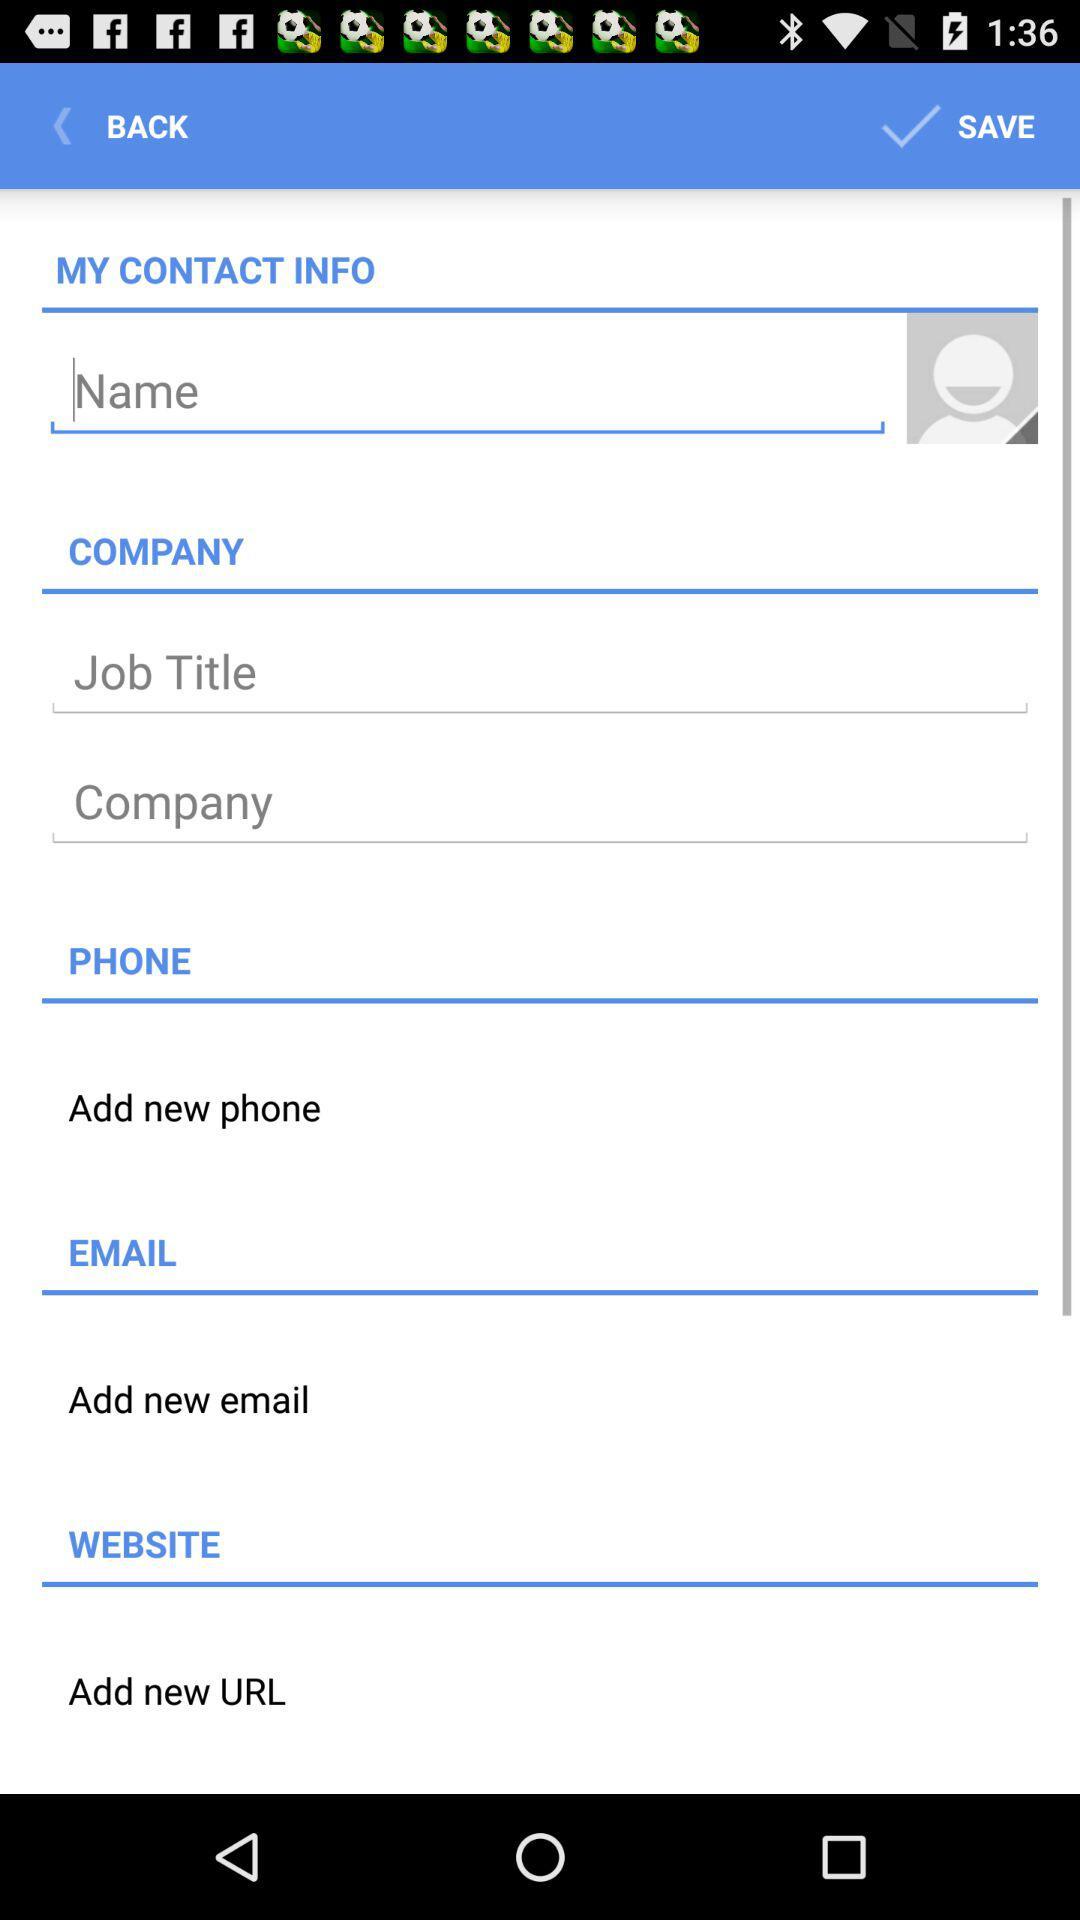 This screenshot has width=1080, height=1920. I want to click on text add job title type in job title, so click(540, 672).